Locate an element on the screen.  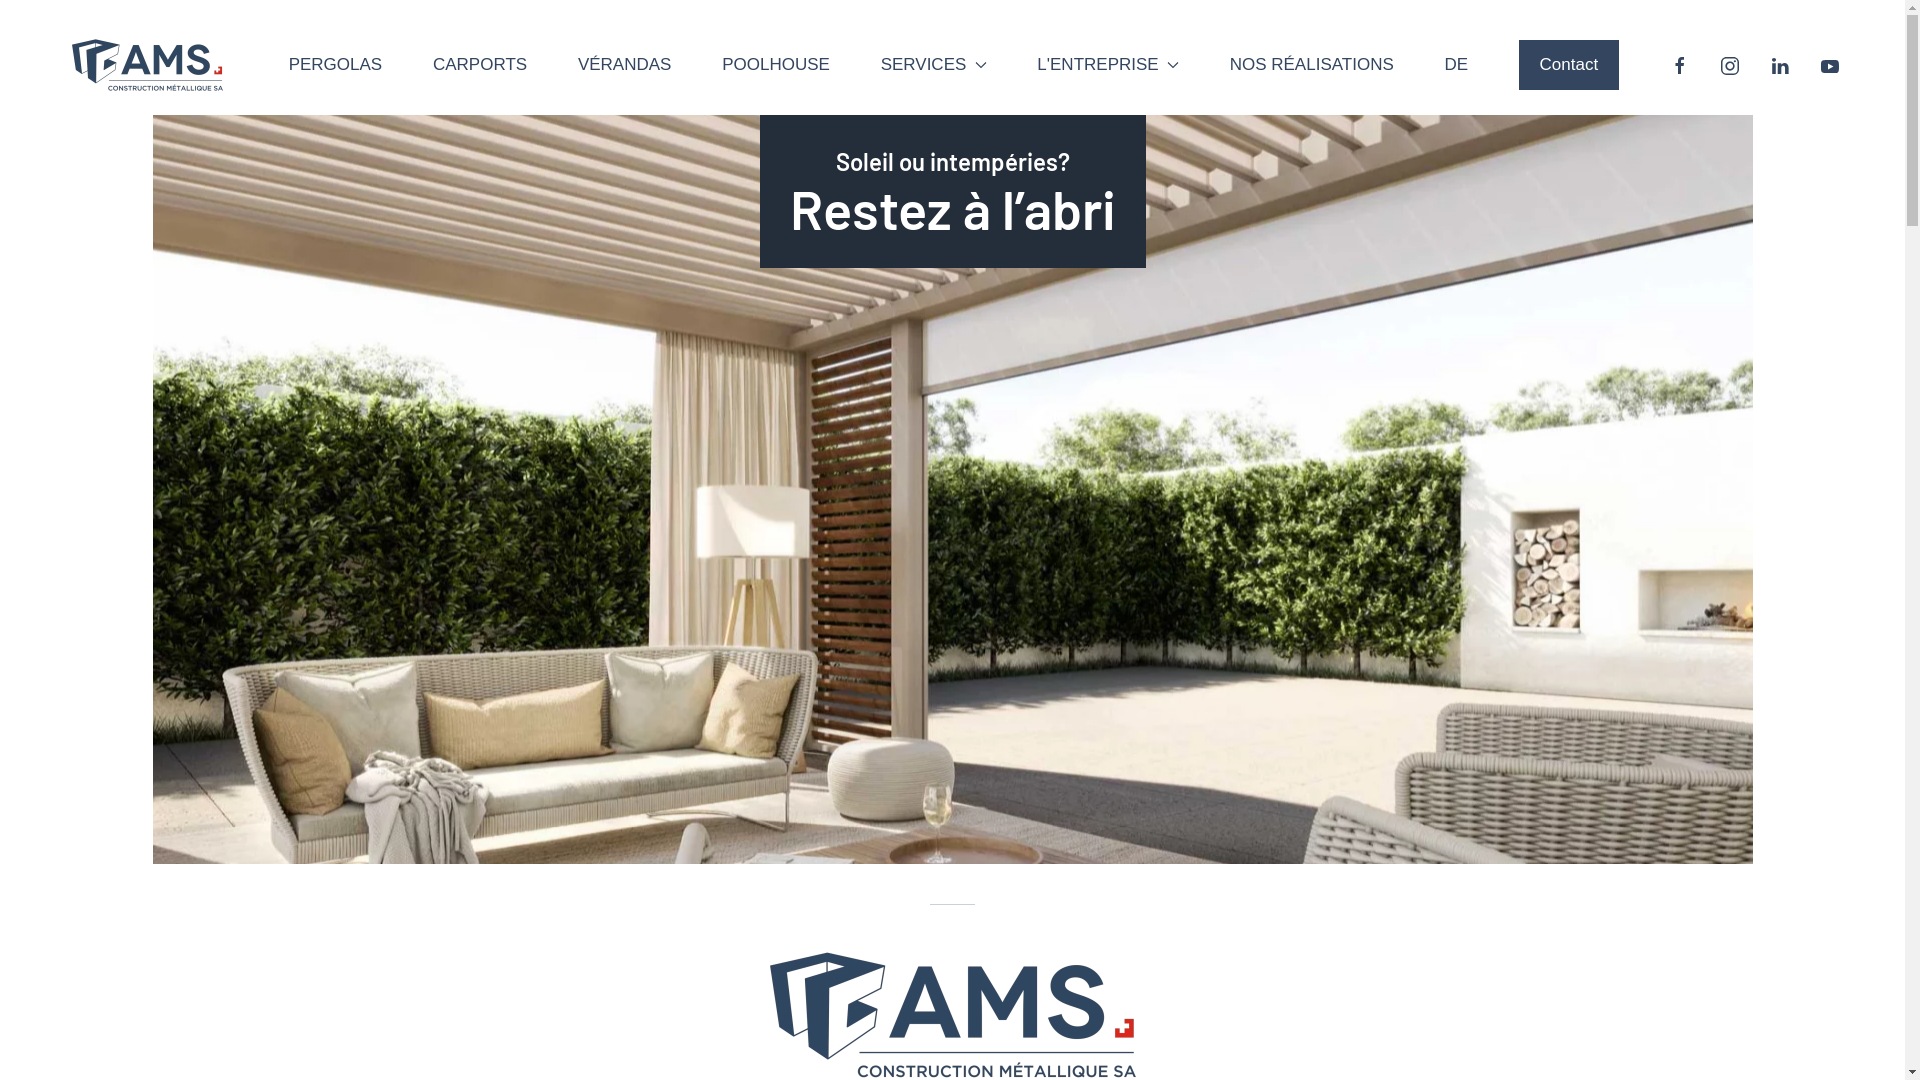
'Contact' is located at coordinates (1568, 64).